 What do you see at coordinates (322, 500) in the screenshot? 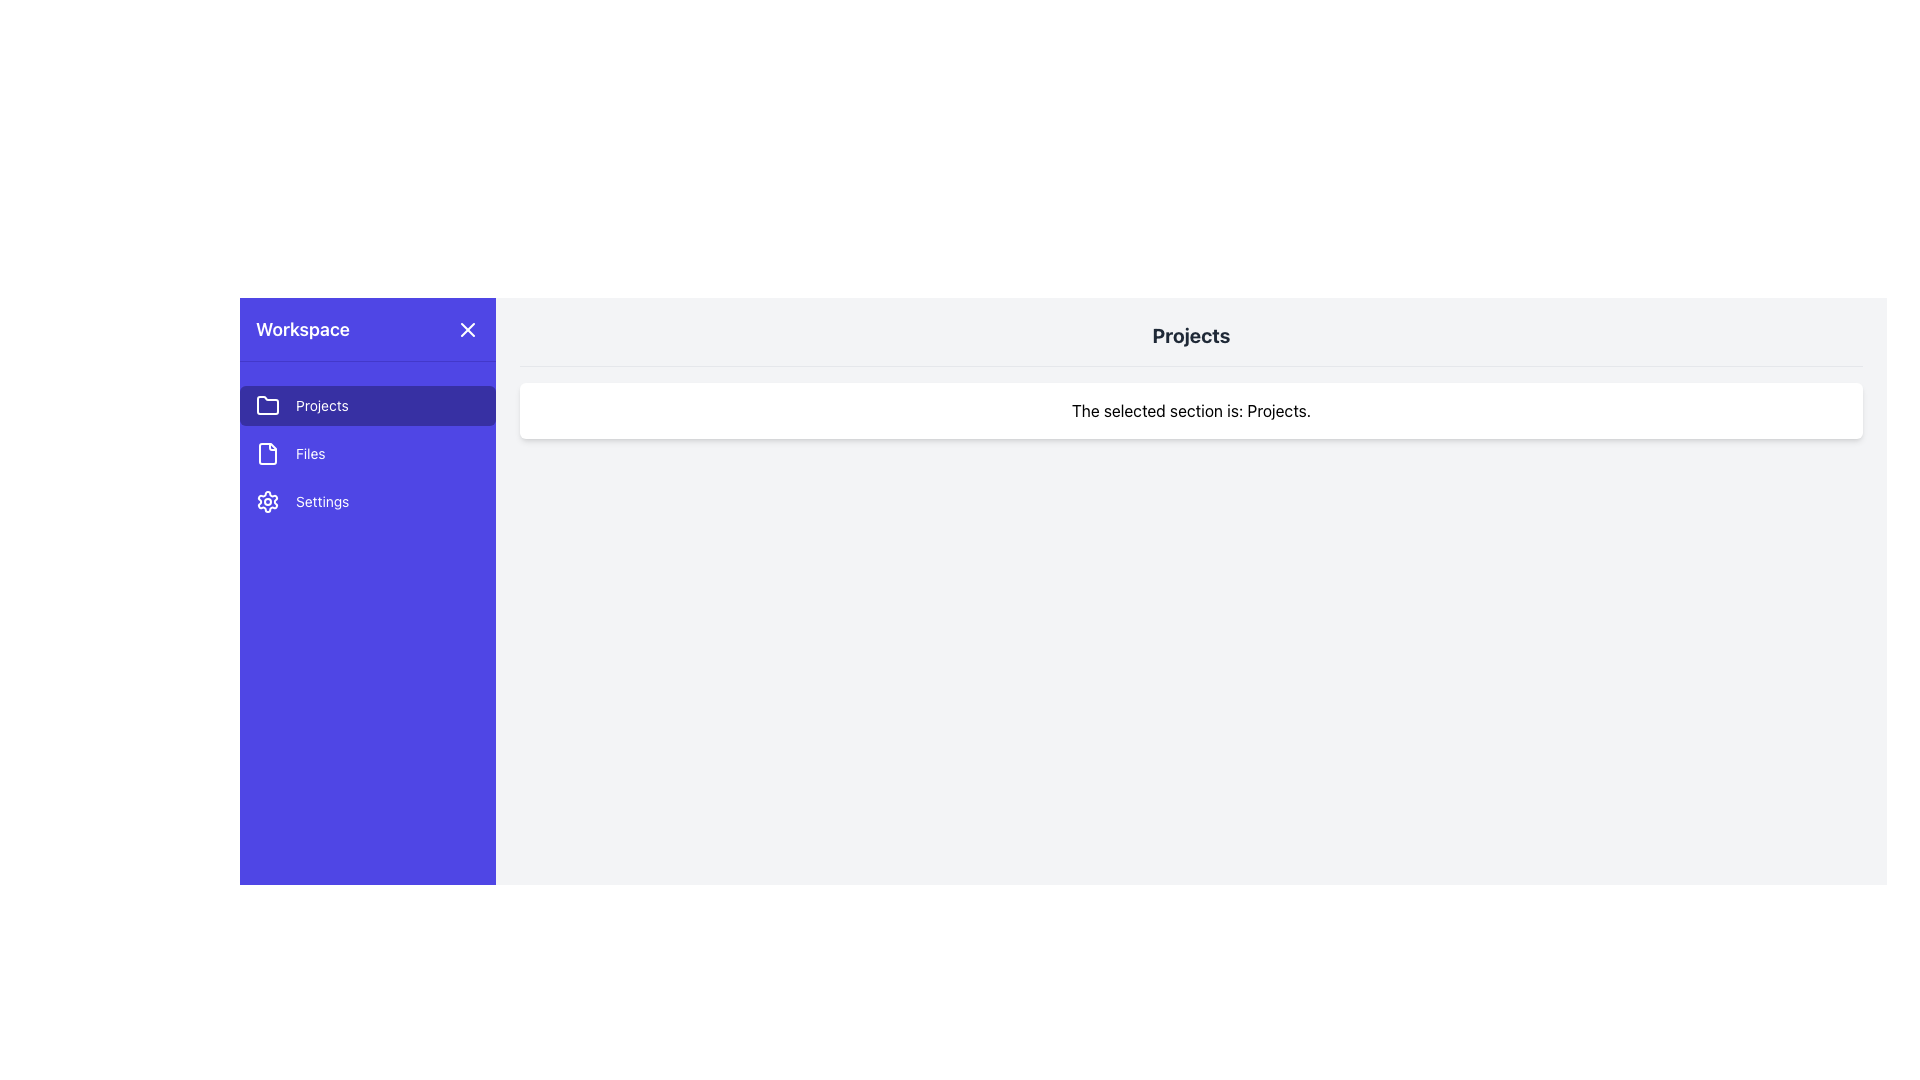
I see `the text label located below the 'Files' option in the left sidebar navigation panel` at bounding box center [322, 500].